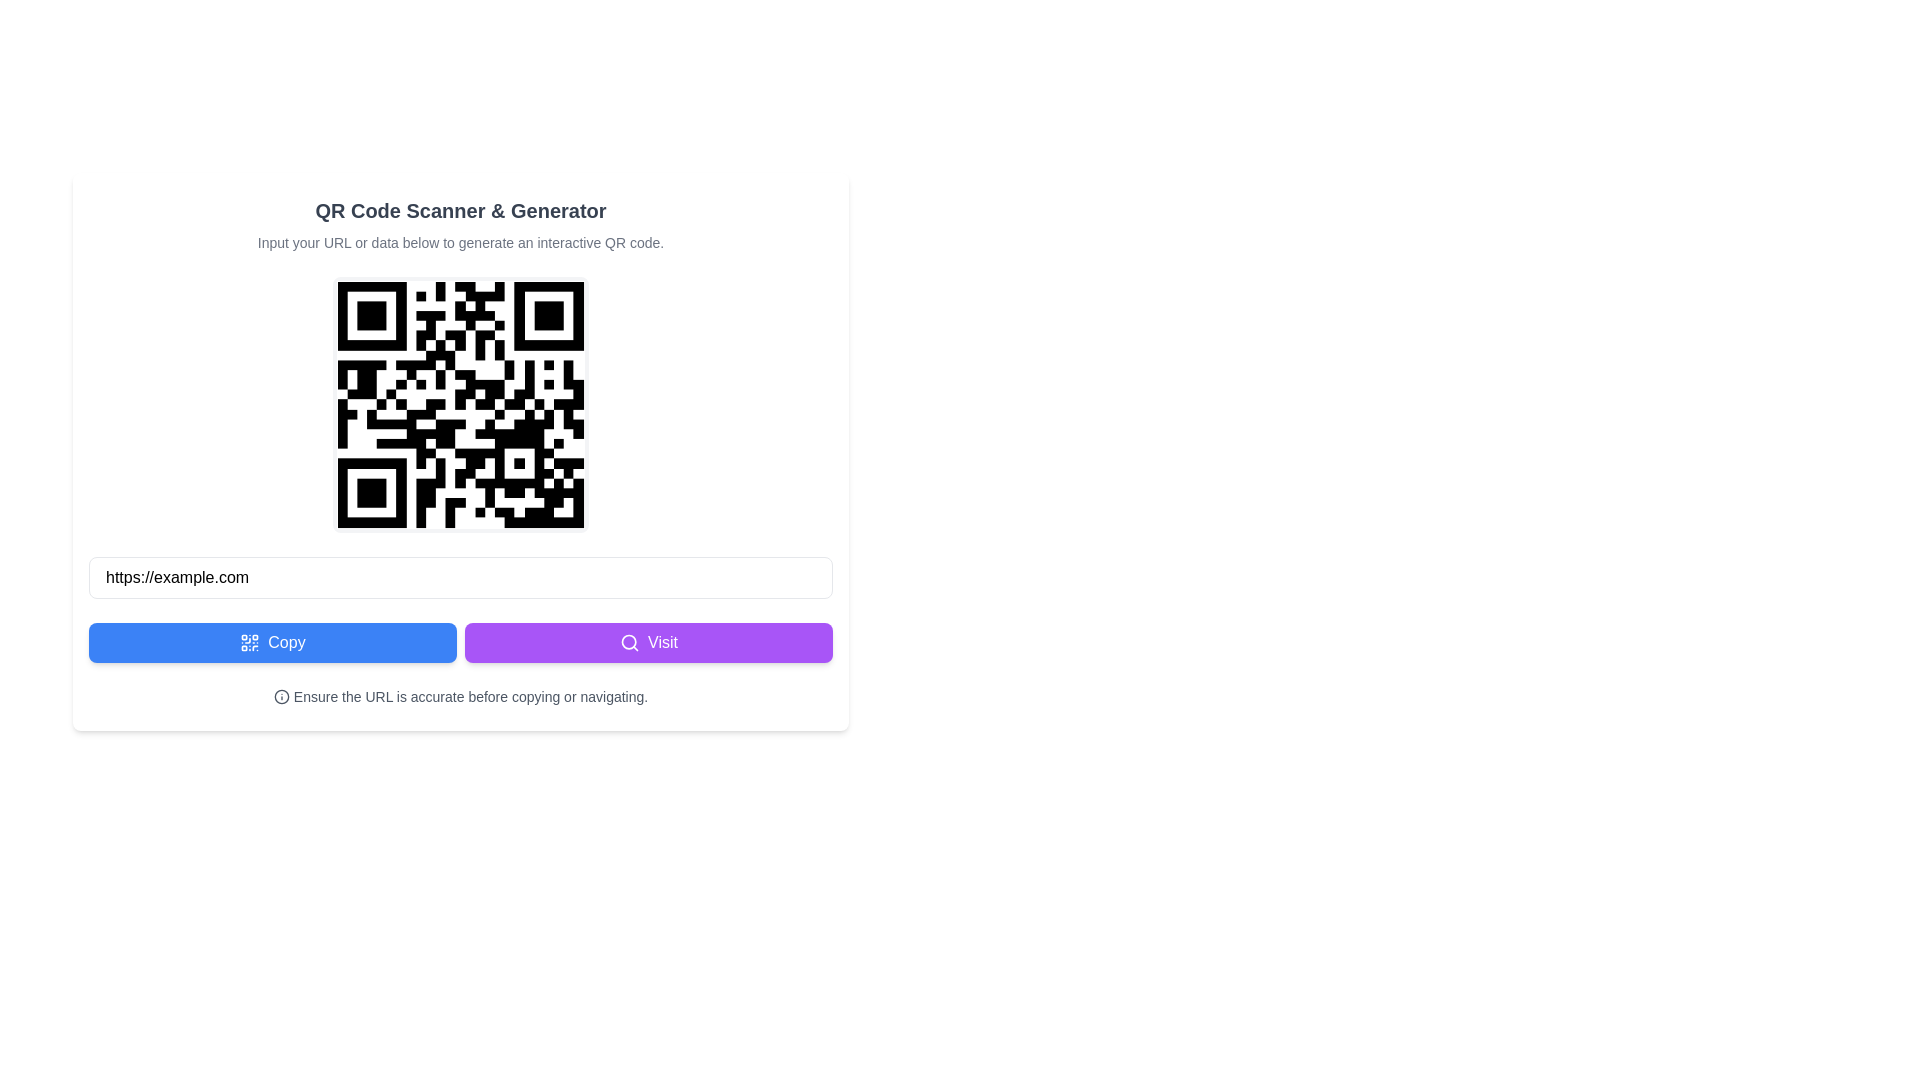 This screenshot has width=1920, height=1080. I want to click on the SVG Circle element that is part of a magnifying glass icon, located at the top right portion of the interface, so click(628, 642).